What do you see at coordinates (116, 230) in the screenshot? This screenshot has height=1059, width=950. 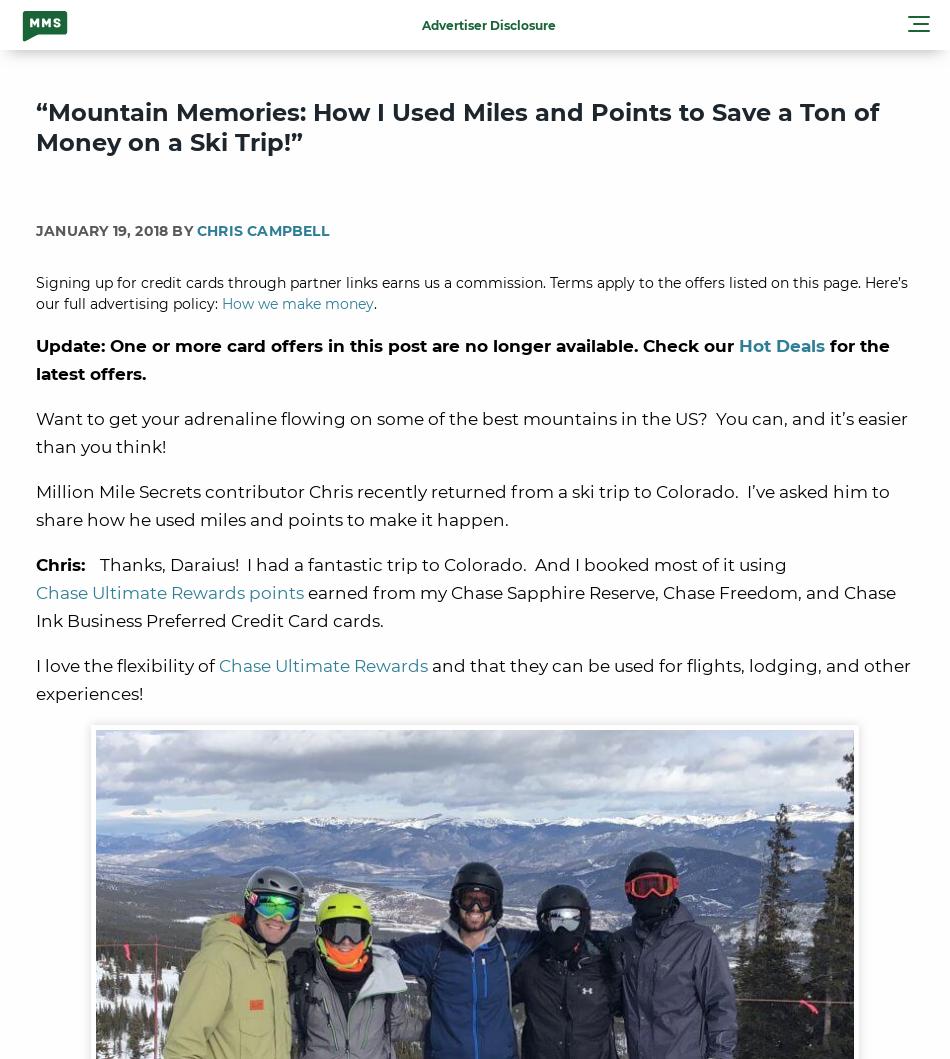 I see `'January 19, 2018 By'` at bounding box center [116, 230].